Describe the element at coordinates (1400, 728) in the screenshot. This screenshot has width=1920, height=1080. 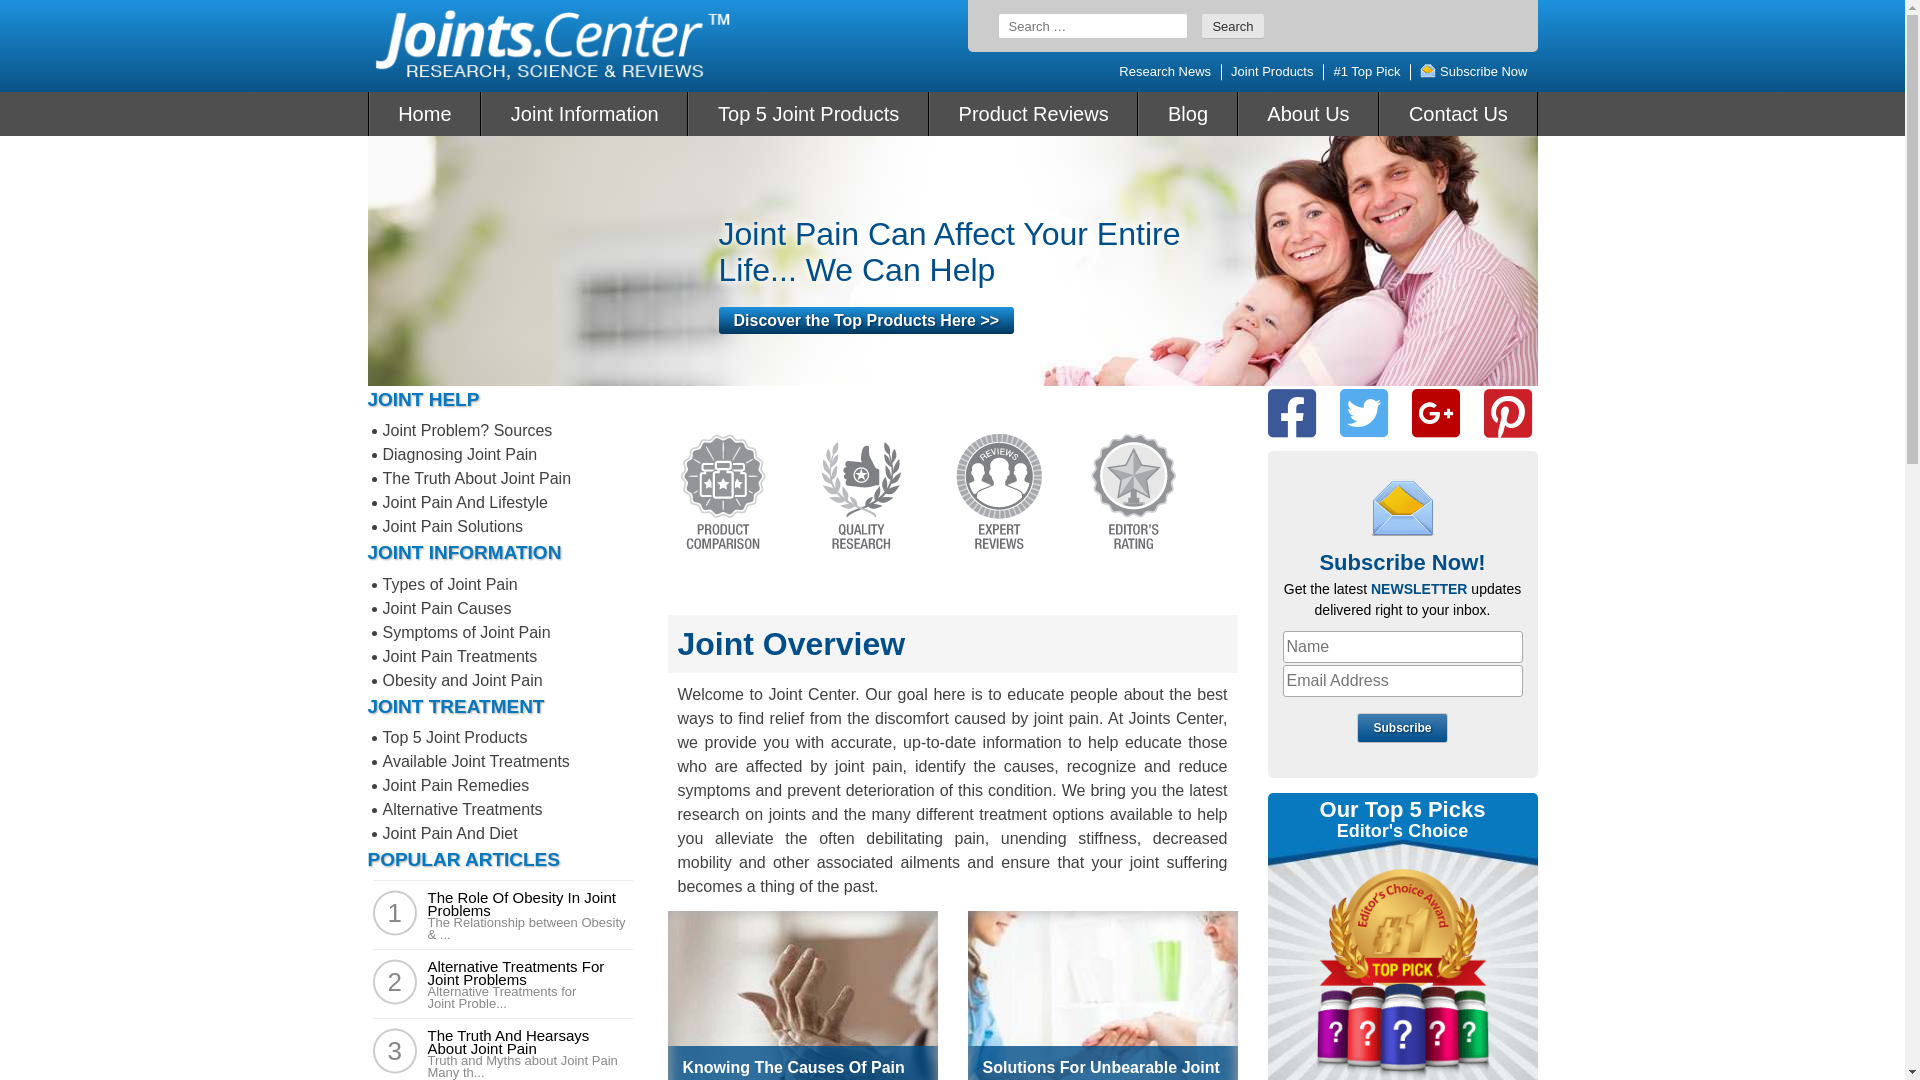
I see `'Subscribe'` at that location.